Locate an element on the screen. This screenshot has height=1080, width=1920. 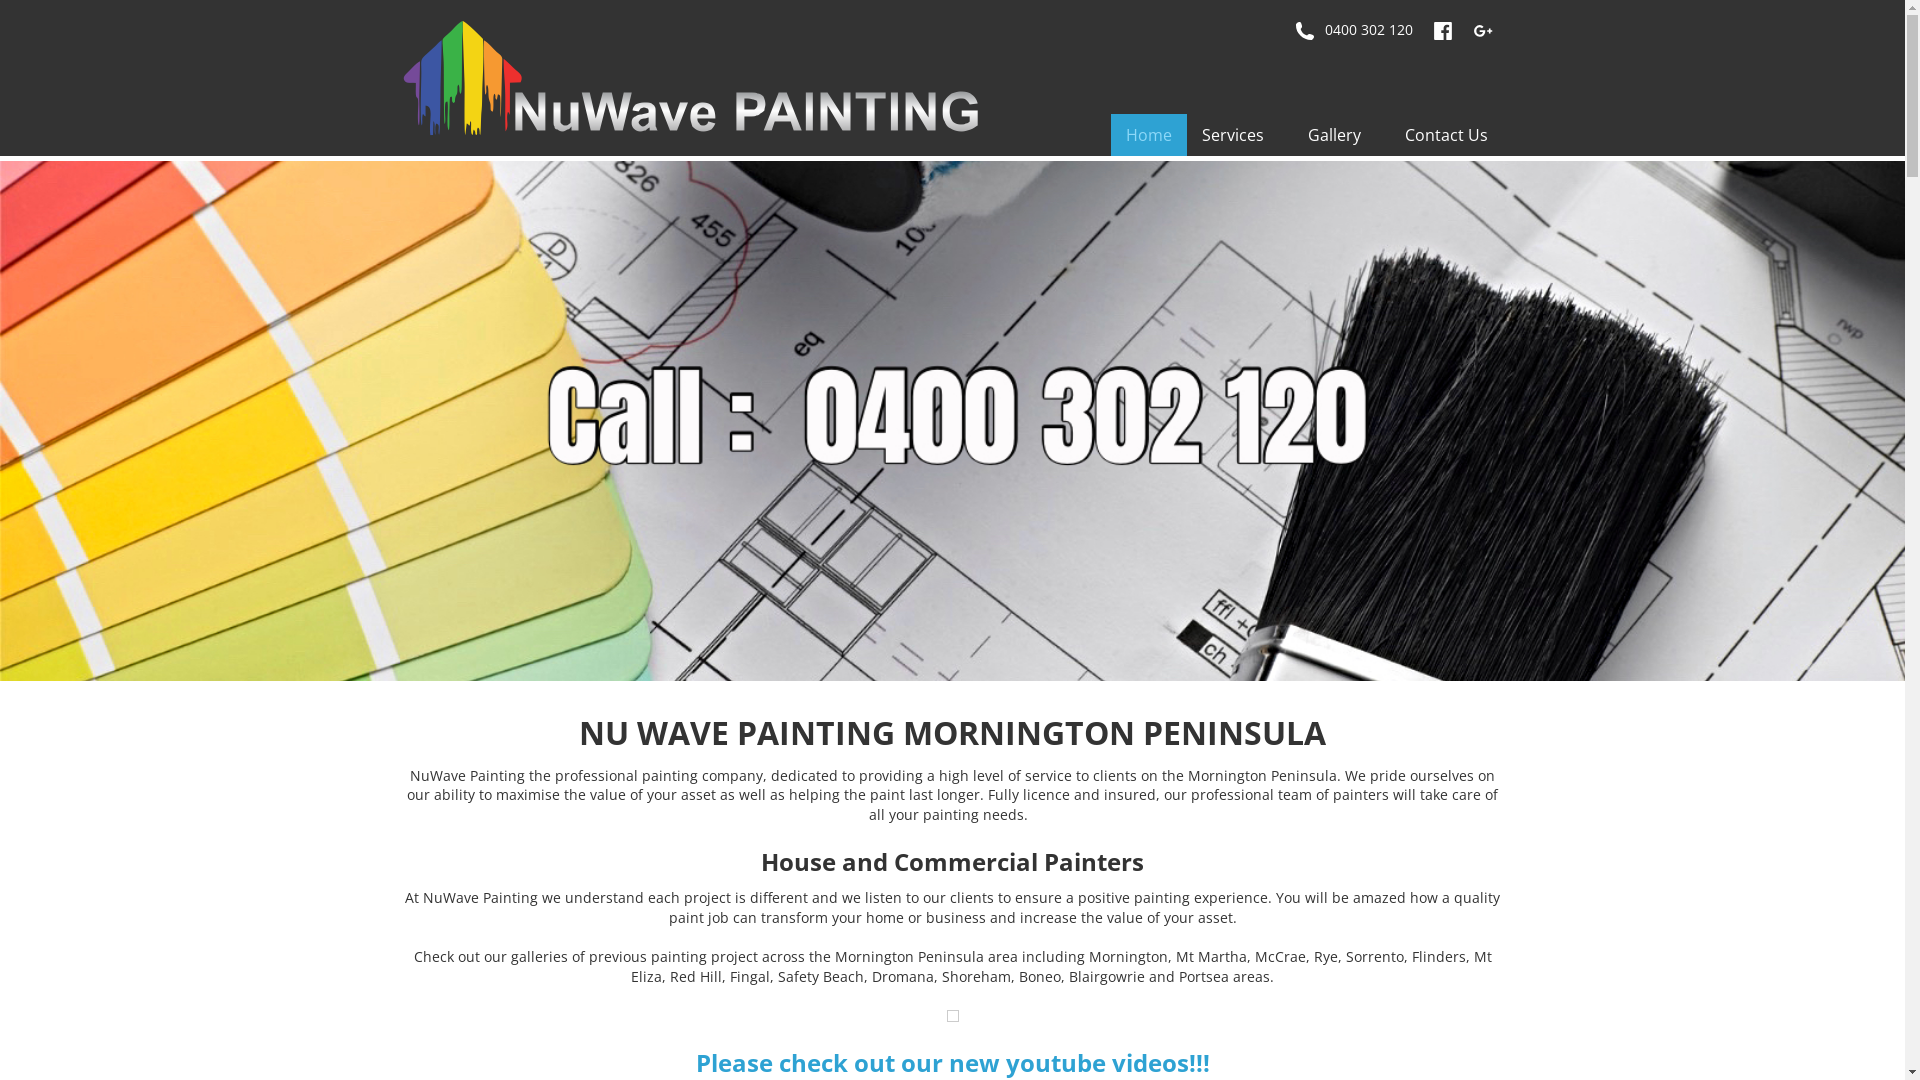
'Please check out our new youtube videos!!!' is located at coordinates (952, 1061).